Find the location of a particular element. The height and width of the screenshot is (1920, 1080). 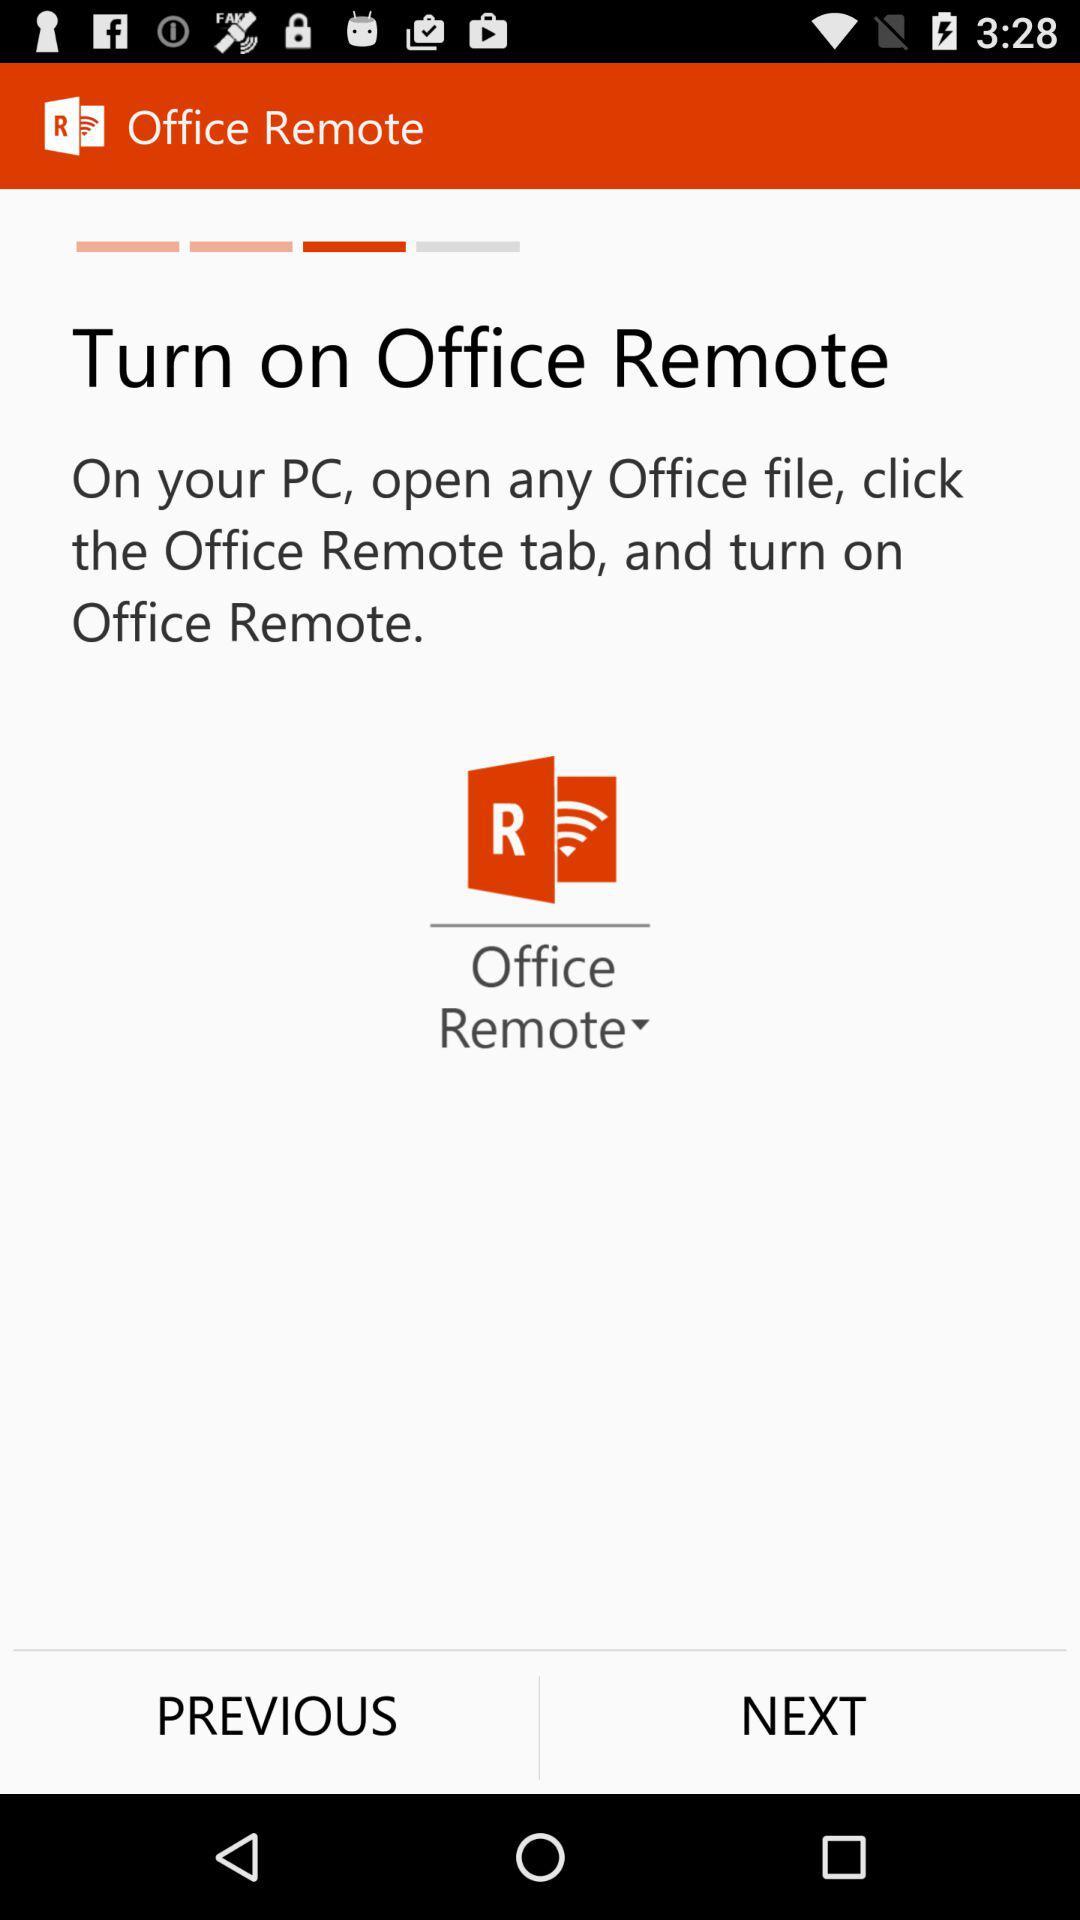

the button at the bottom left corner is located at coordinates (276, 1713).